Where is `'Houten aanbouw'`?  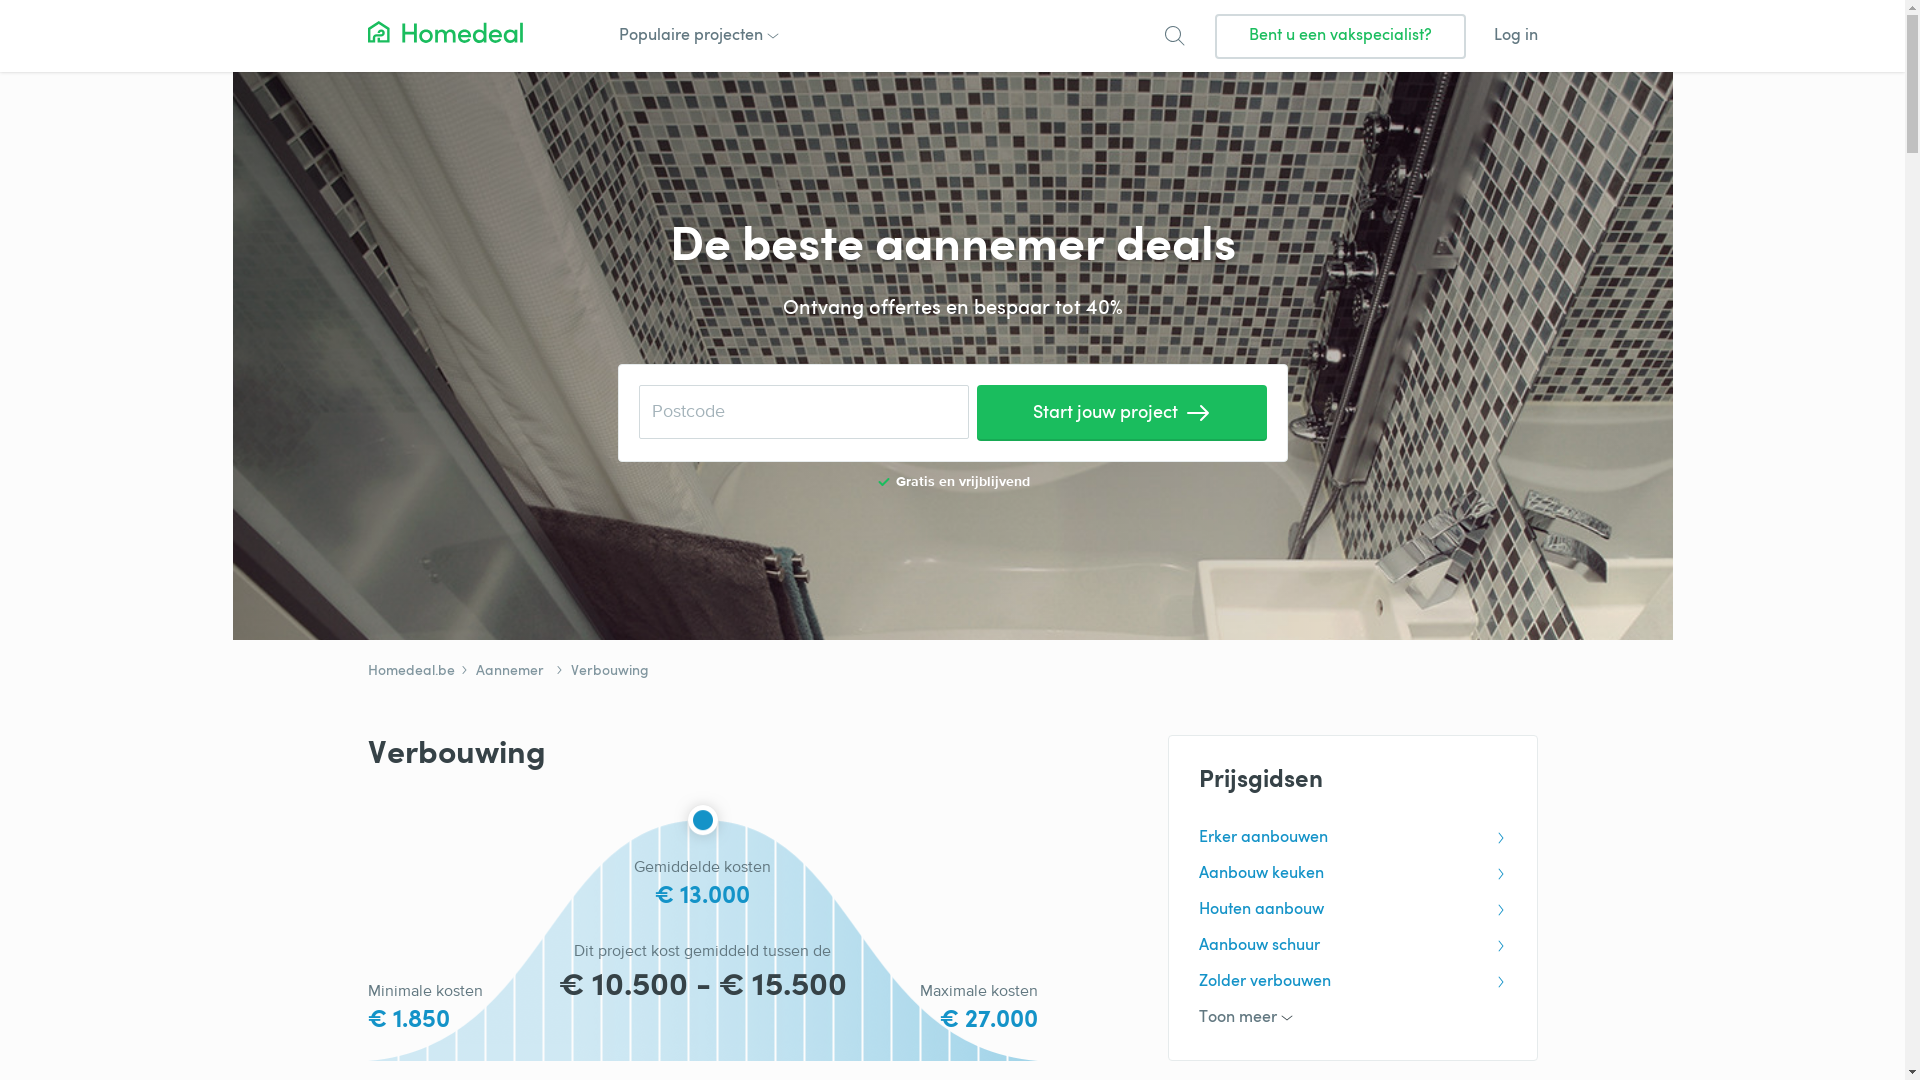
'Houten aanbouw' is located at coordinates (1352, 910).